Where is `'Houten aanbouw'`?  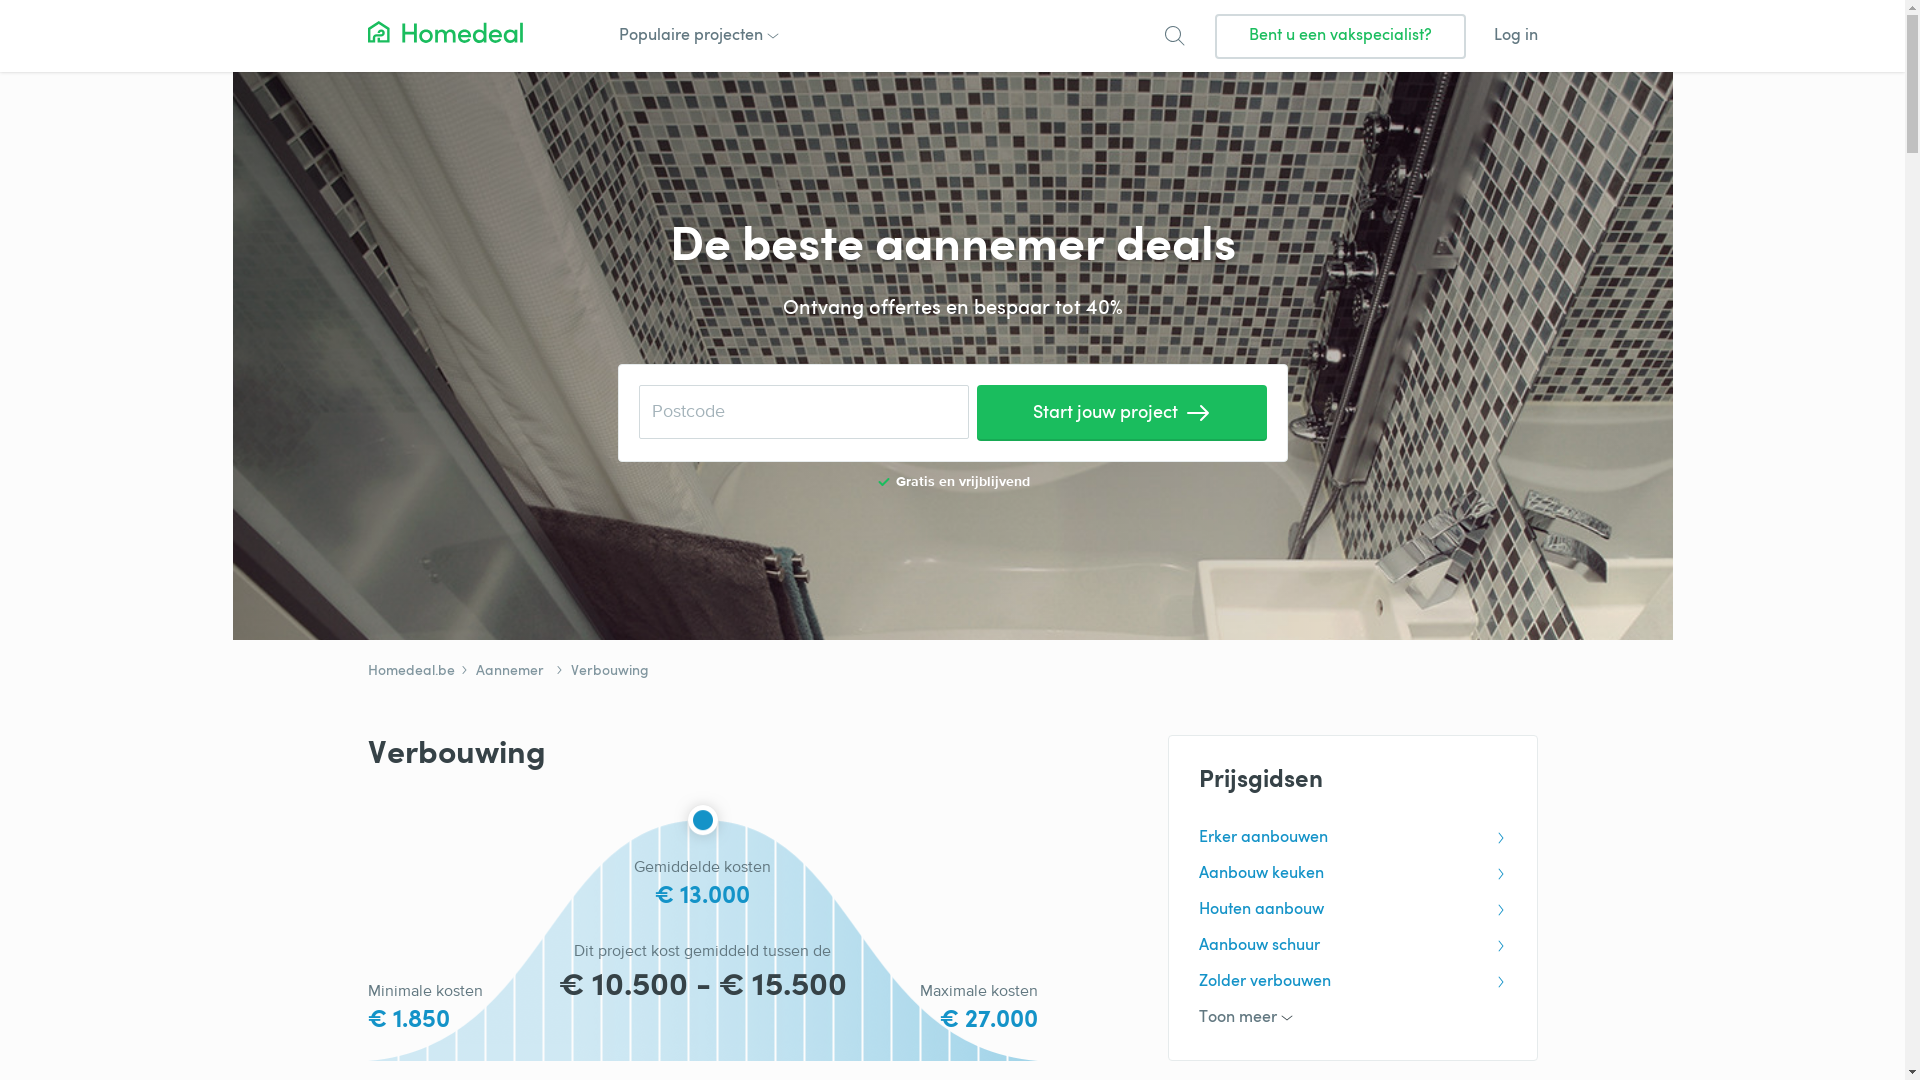
'Houten aanbouw' is located at coordinates (1352, 910).